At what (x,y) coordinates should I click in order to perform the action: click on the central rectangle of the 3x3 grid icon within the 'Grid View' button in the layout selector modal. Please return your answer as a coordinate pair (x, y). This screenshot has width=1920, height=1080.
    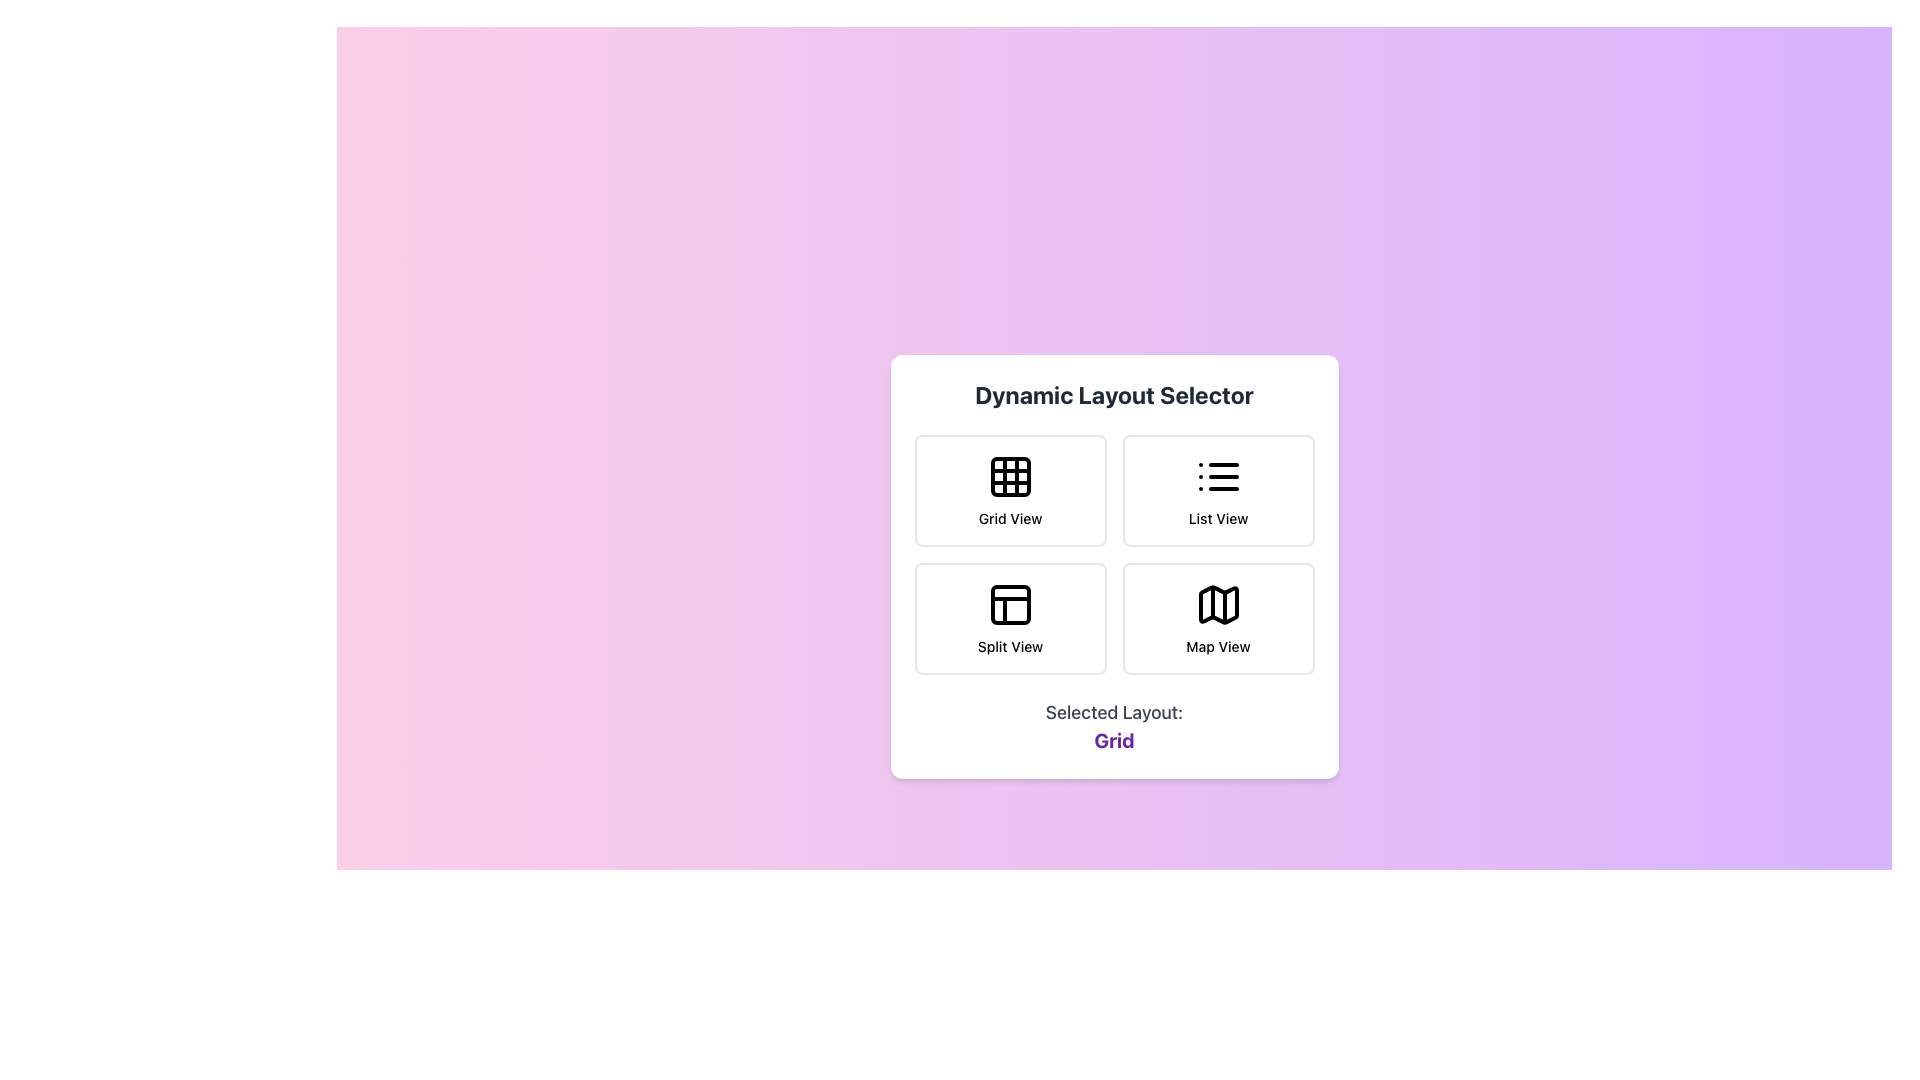
    Looking at the image, I should click on (1010, 477).